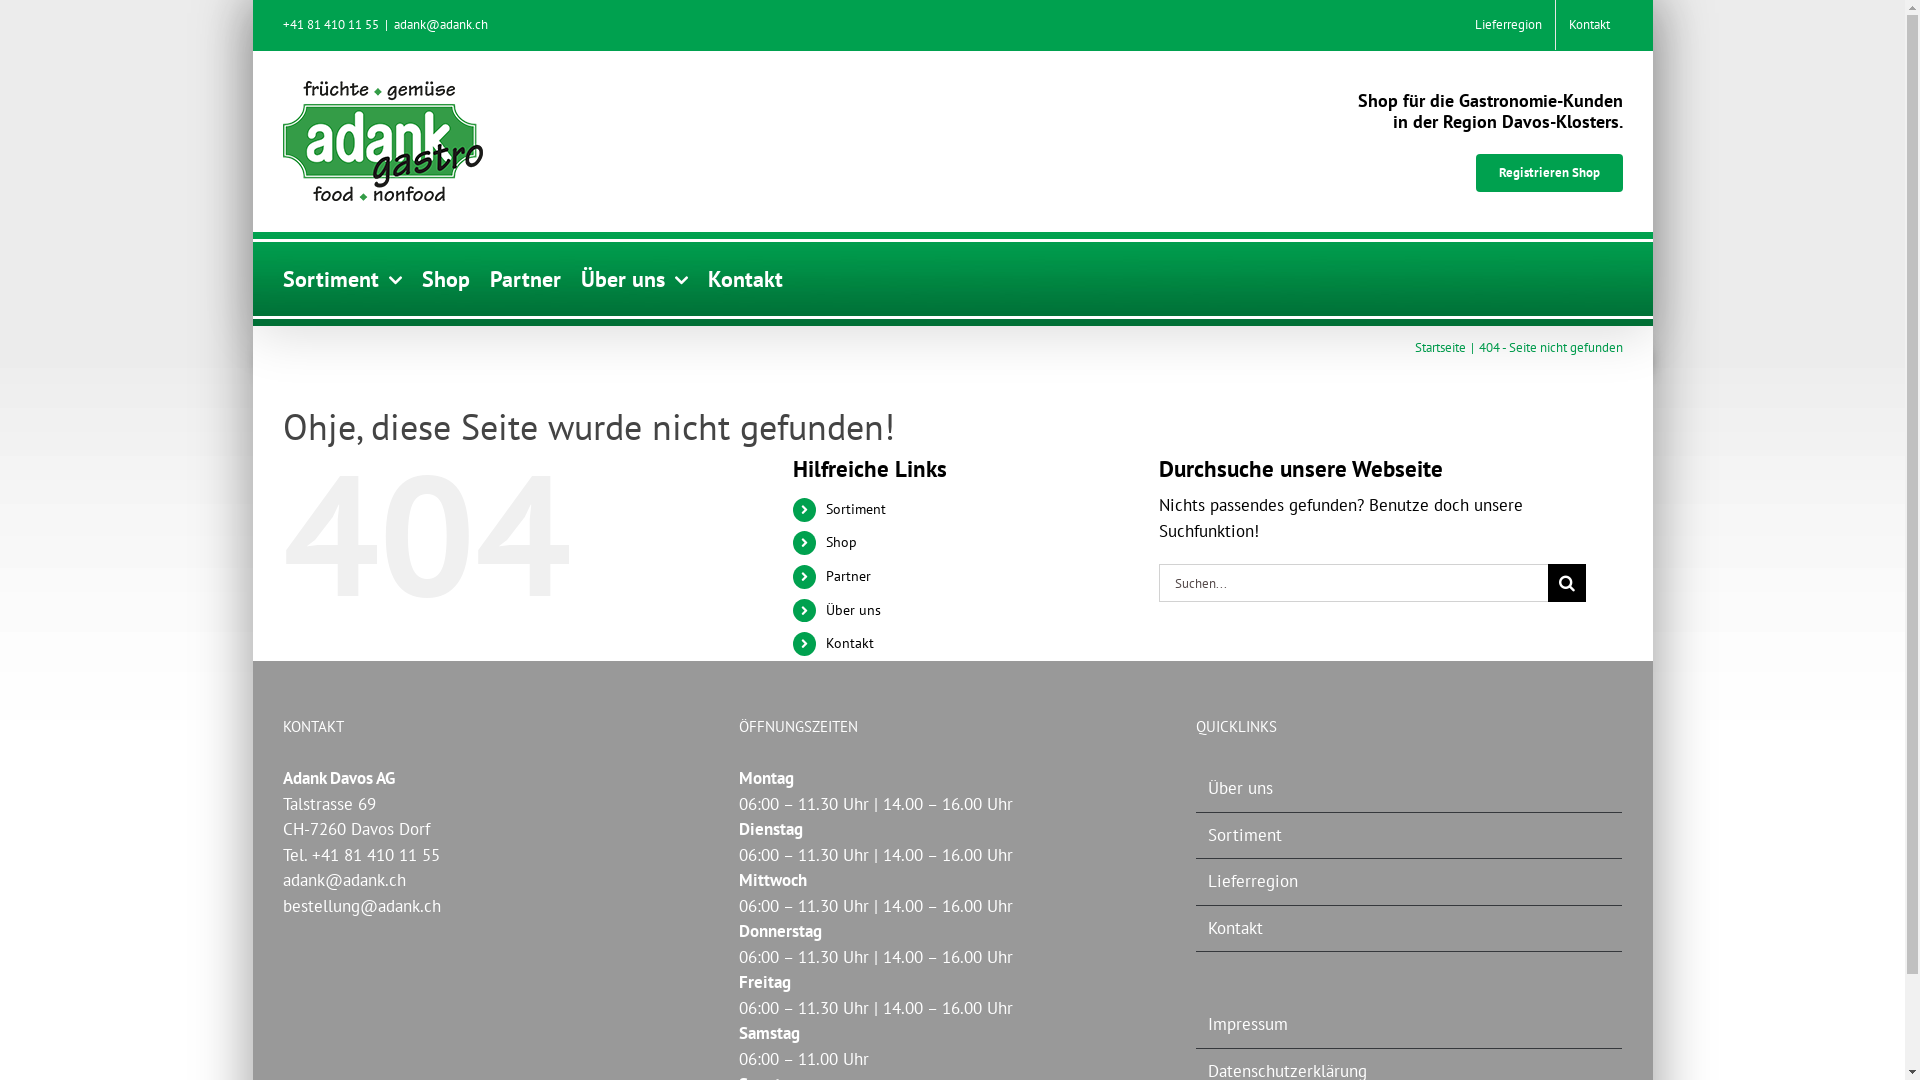  What do you see at coordinates (1409, 881) in the screenshot?
I see `'Lieferregion'` at bounding box center [1409, 881].